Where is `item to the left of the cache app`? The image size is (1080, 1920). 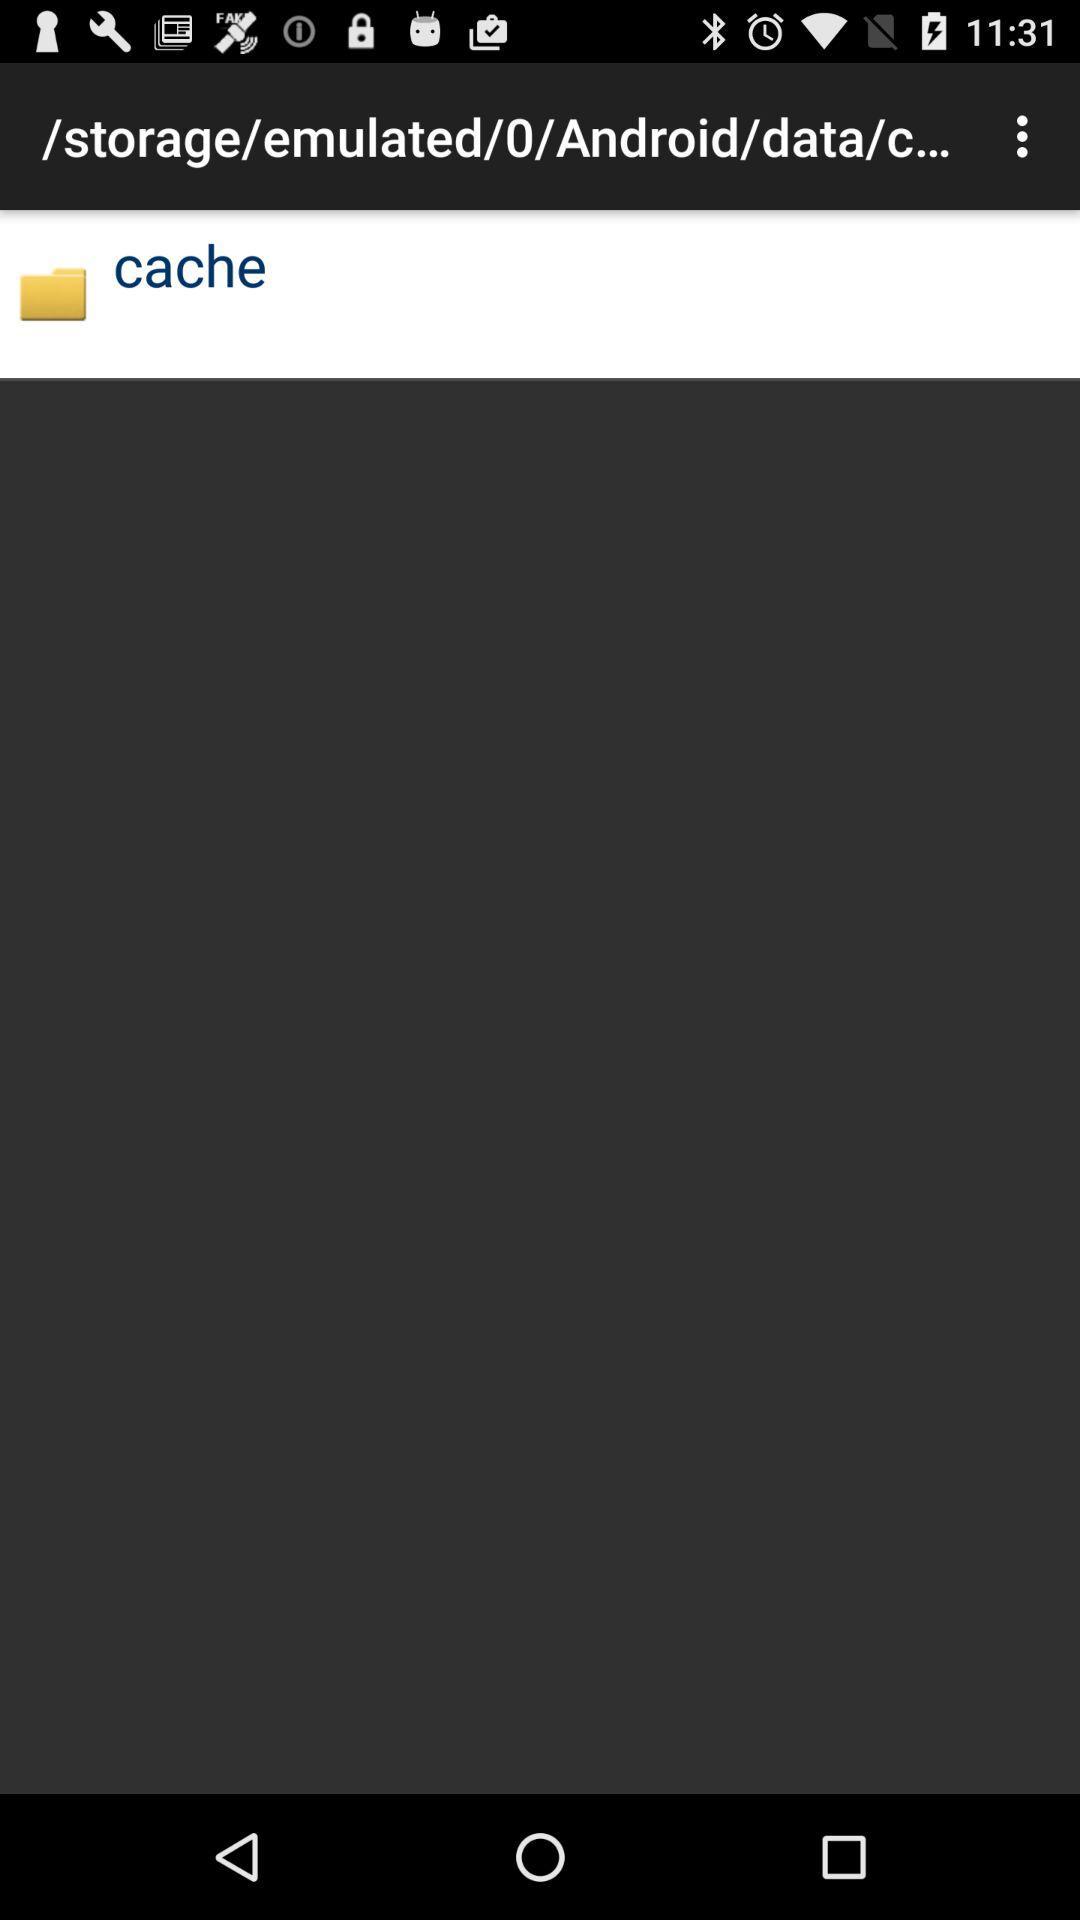
item to the left of the cache app is located at coordinates (51, 292).